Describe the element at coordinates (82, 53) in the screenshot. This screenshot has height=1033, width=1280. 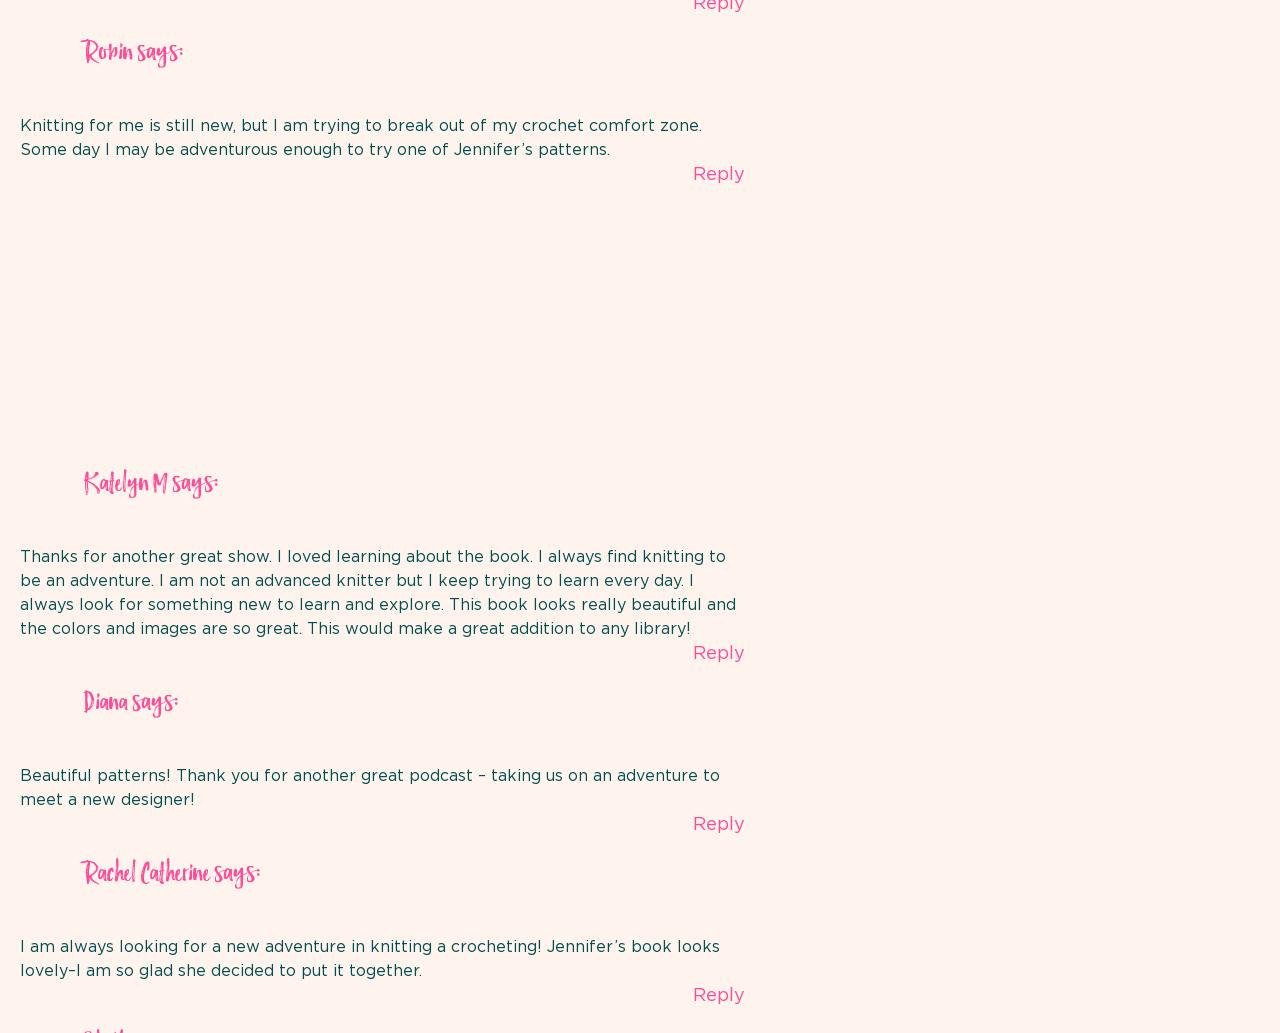
I see `'Robin'` at that location.